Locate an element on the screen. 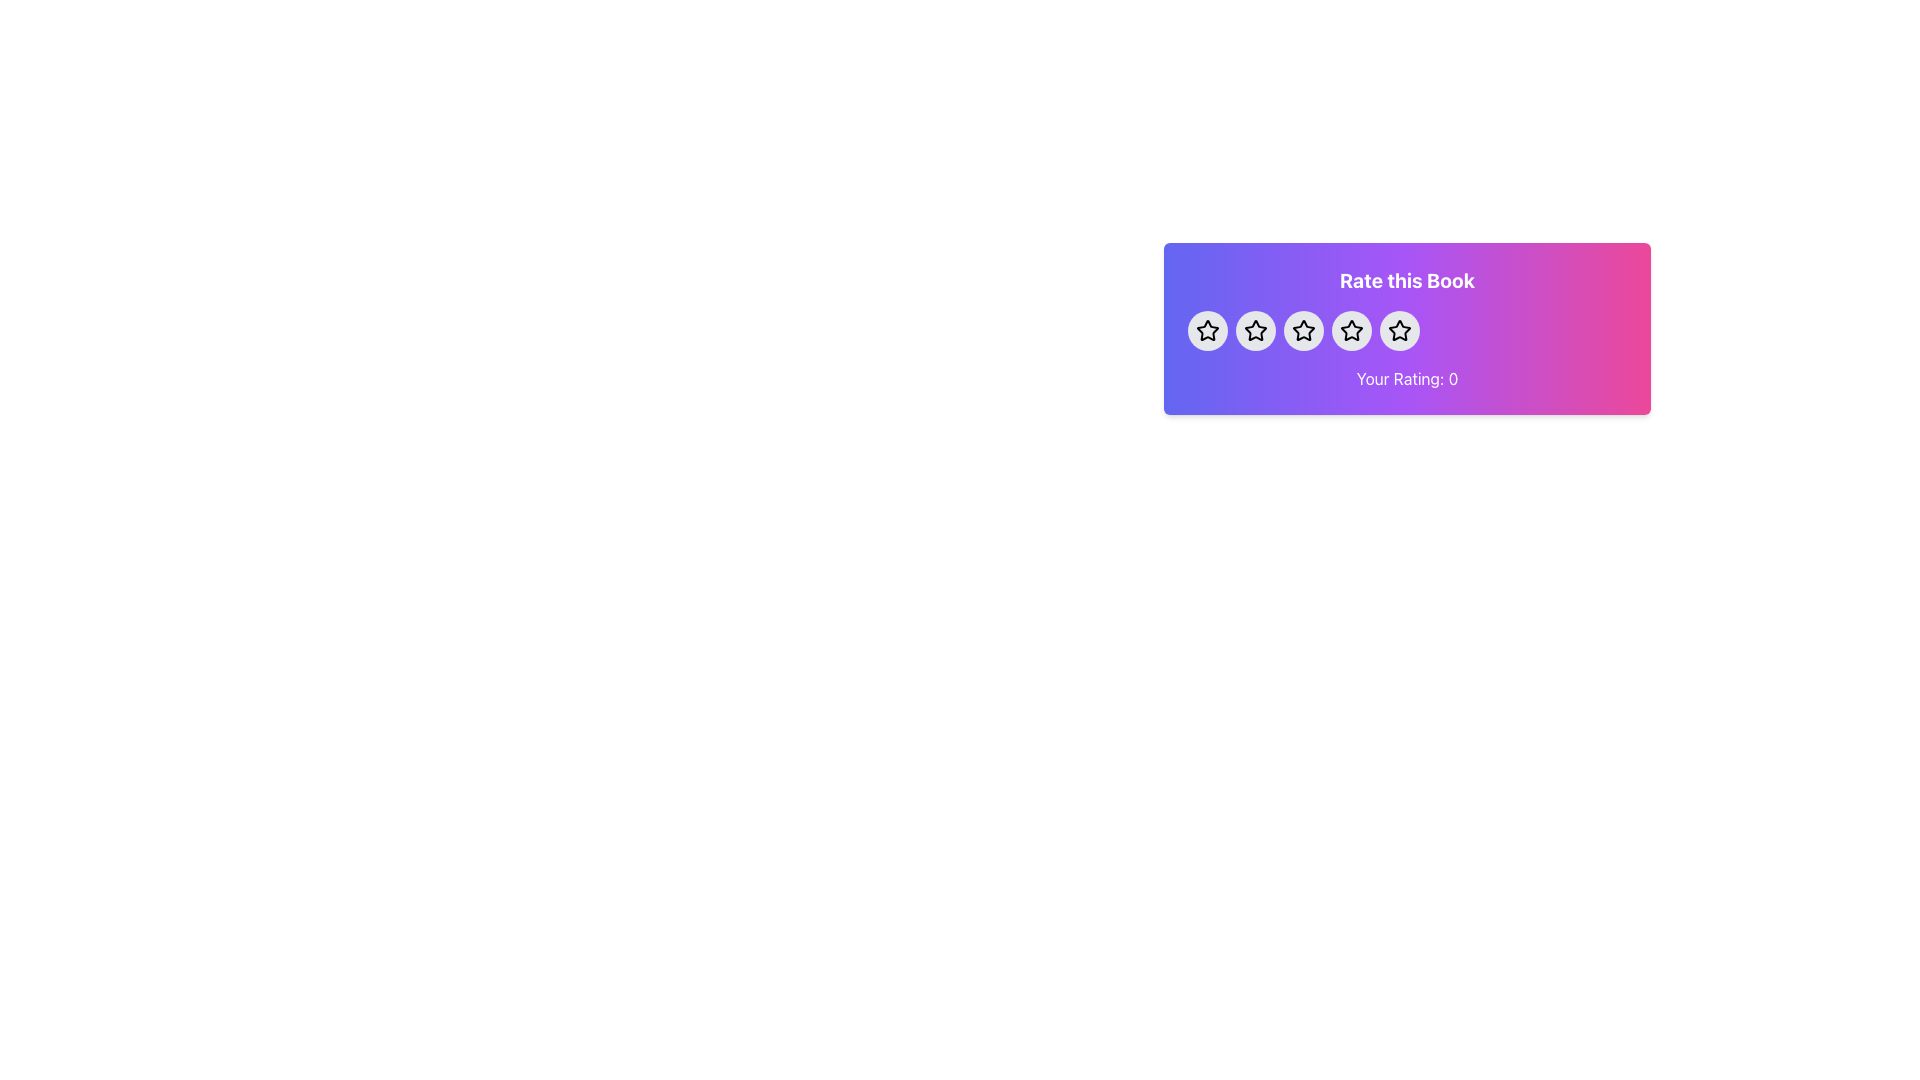 The width and height of the screenshot is (1920, 1080). the third star button in the 5-star rating system to rate the book is located at coordinates (1304, 330).